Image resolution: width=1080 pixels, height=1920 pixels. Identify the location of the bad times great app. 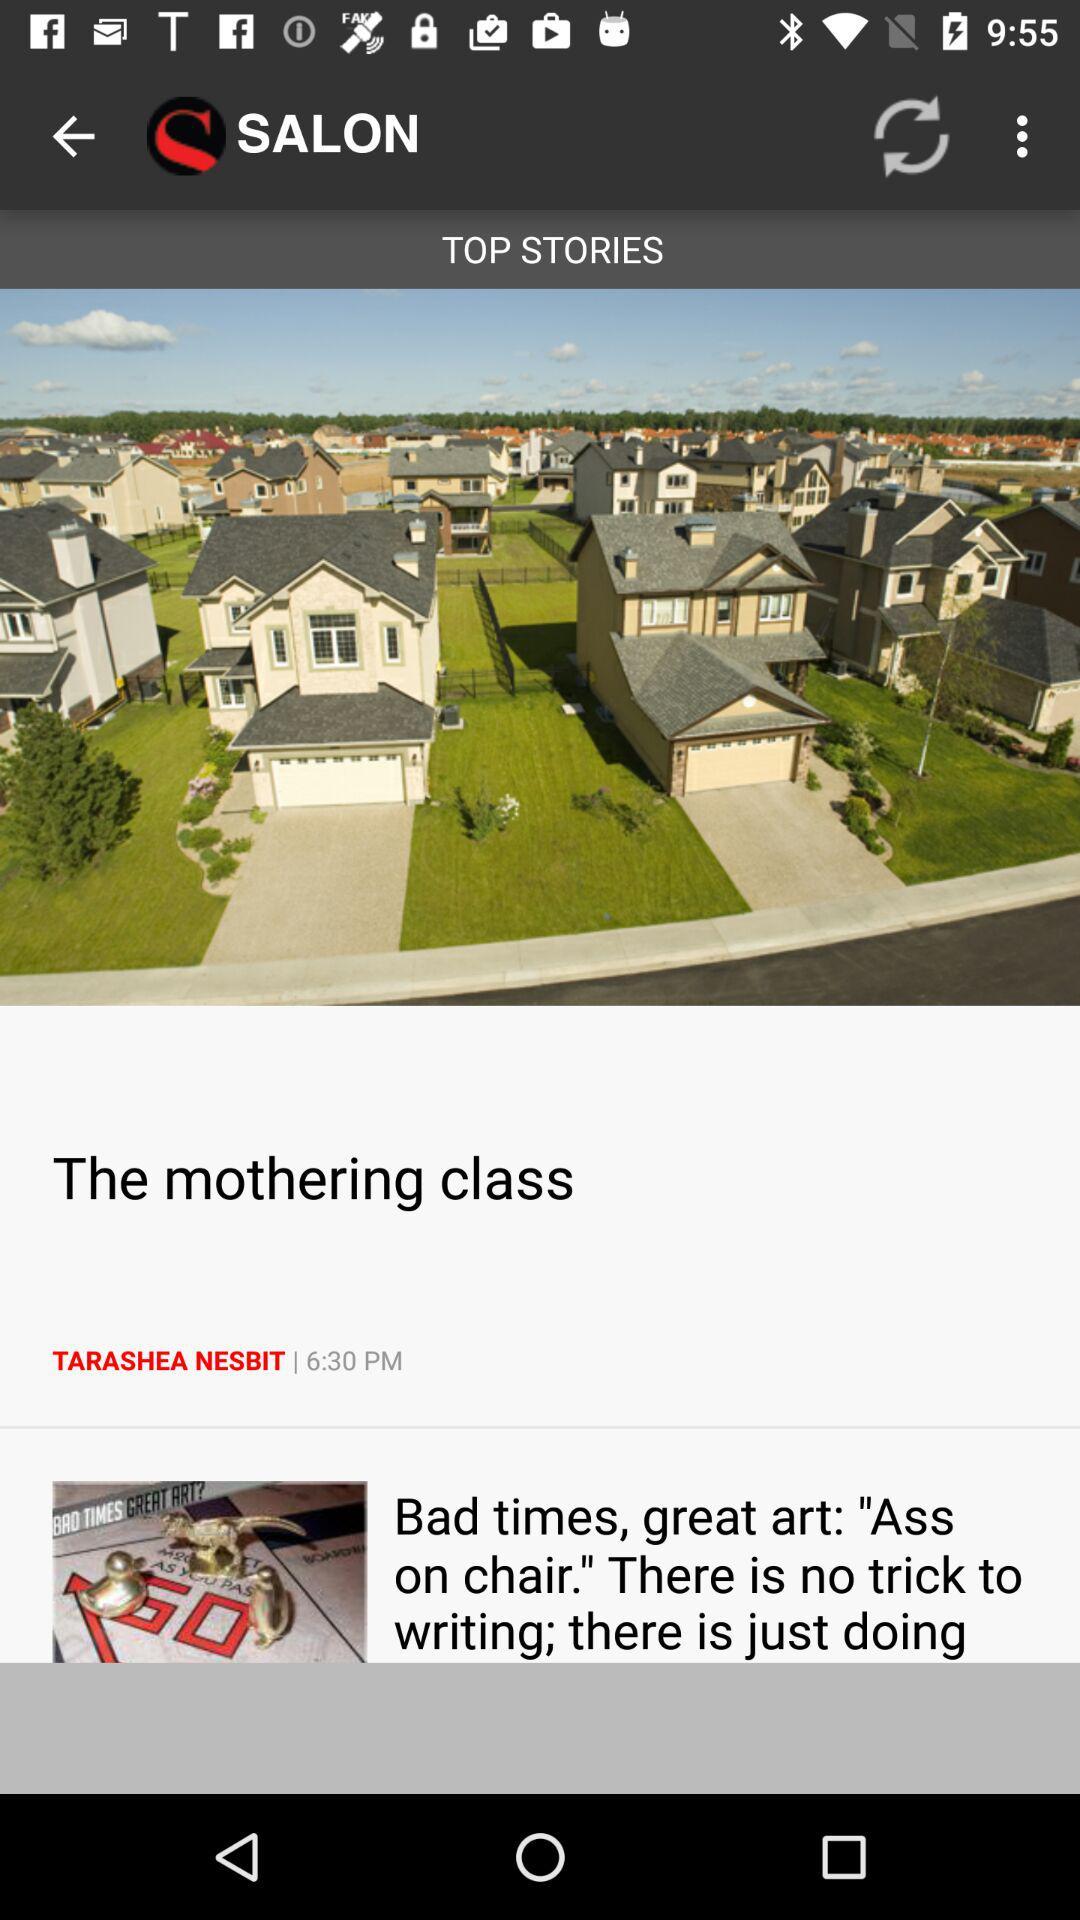
(709, 1570).